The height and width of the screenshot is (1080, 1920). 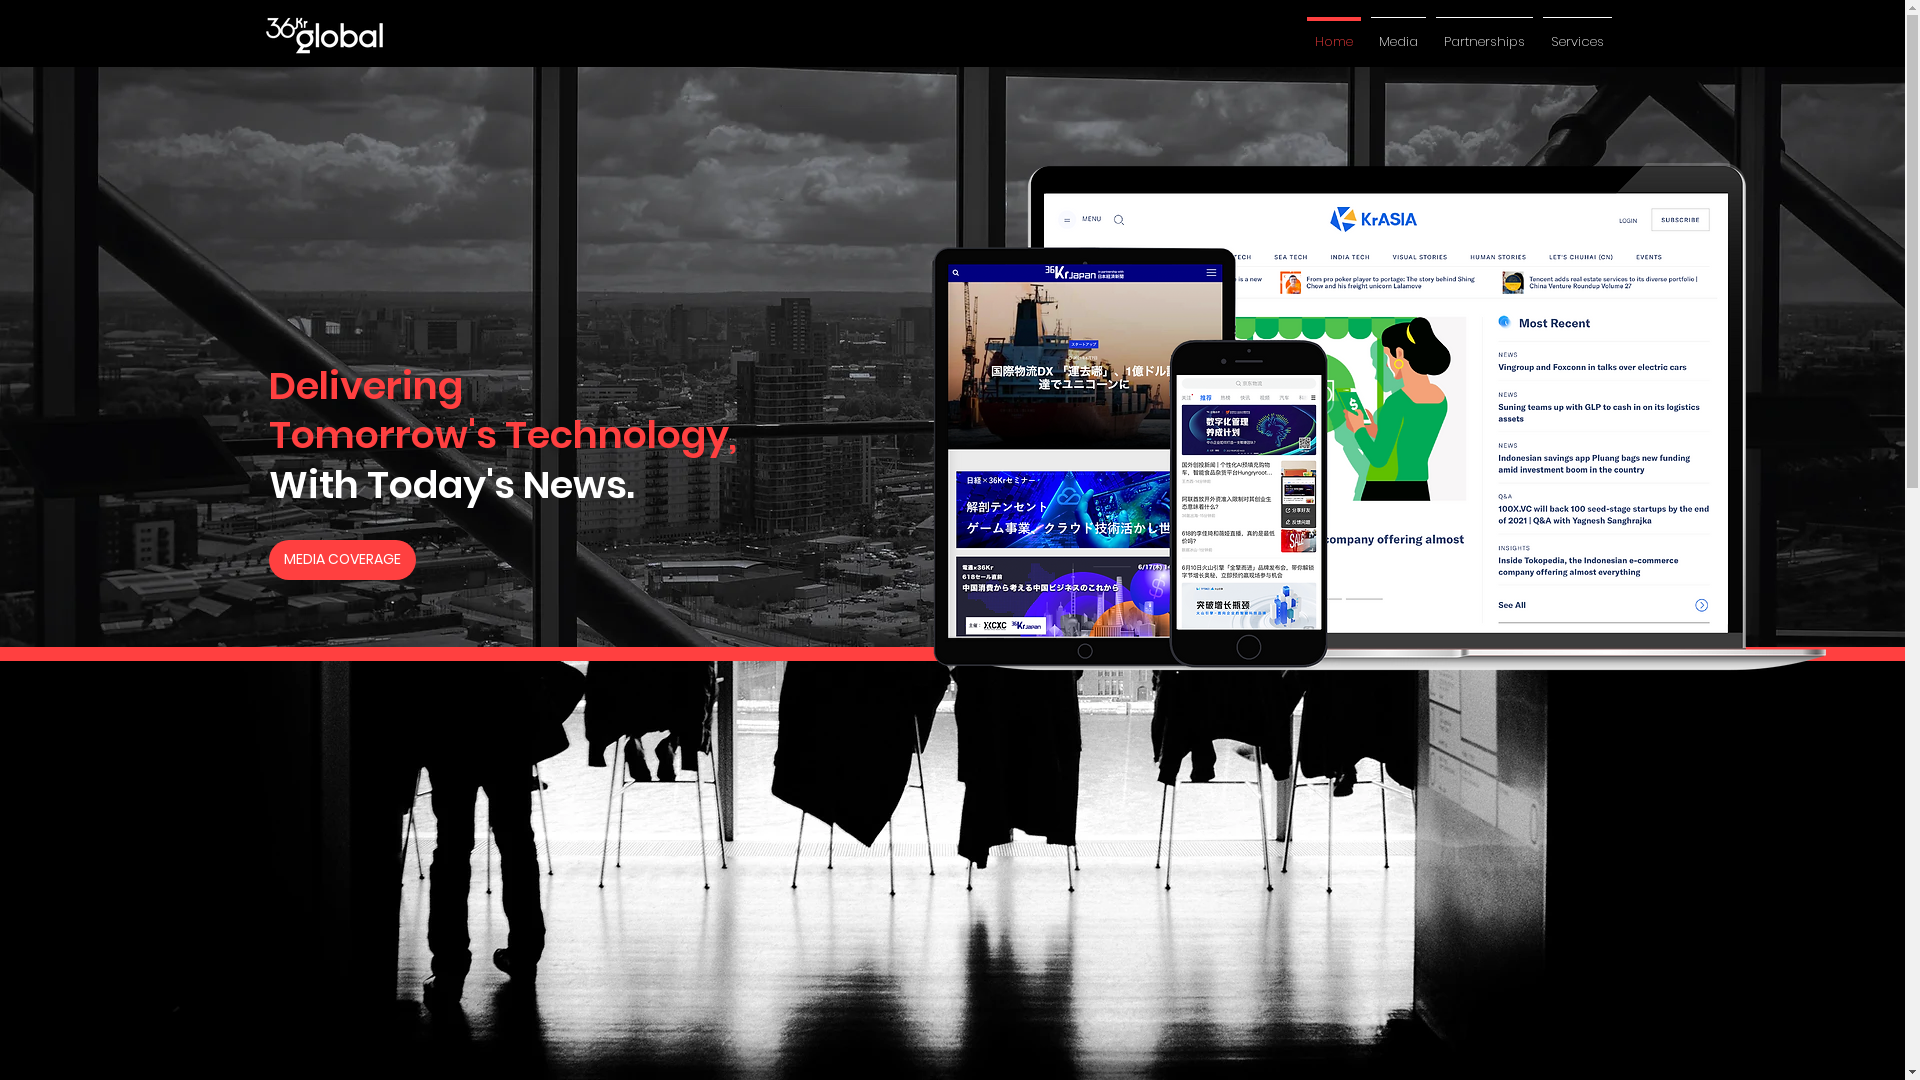 What do you see at coordinates (1397, 33) in the screenshot?
I see `'Media'` at bounding box center [1397, 33].